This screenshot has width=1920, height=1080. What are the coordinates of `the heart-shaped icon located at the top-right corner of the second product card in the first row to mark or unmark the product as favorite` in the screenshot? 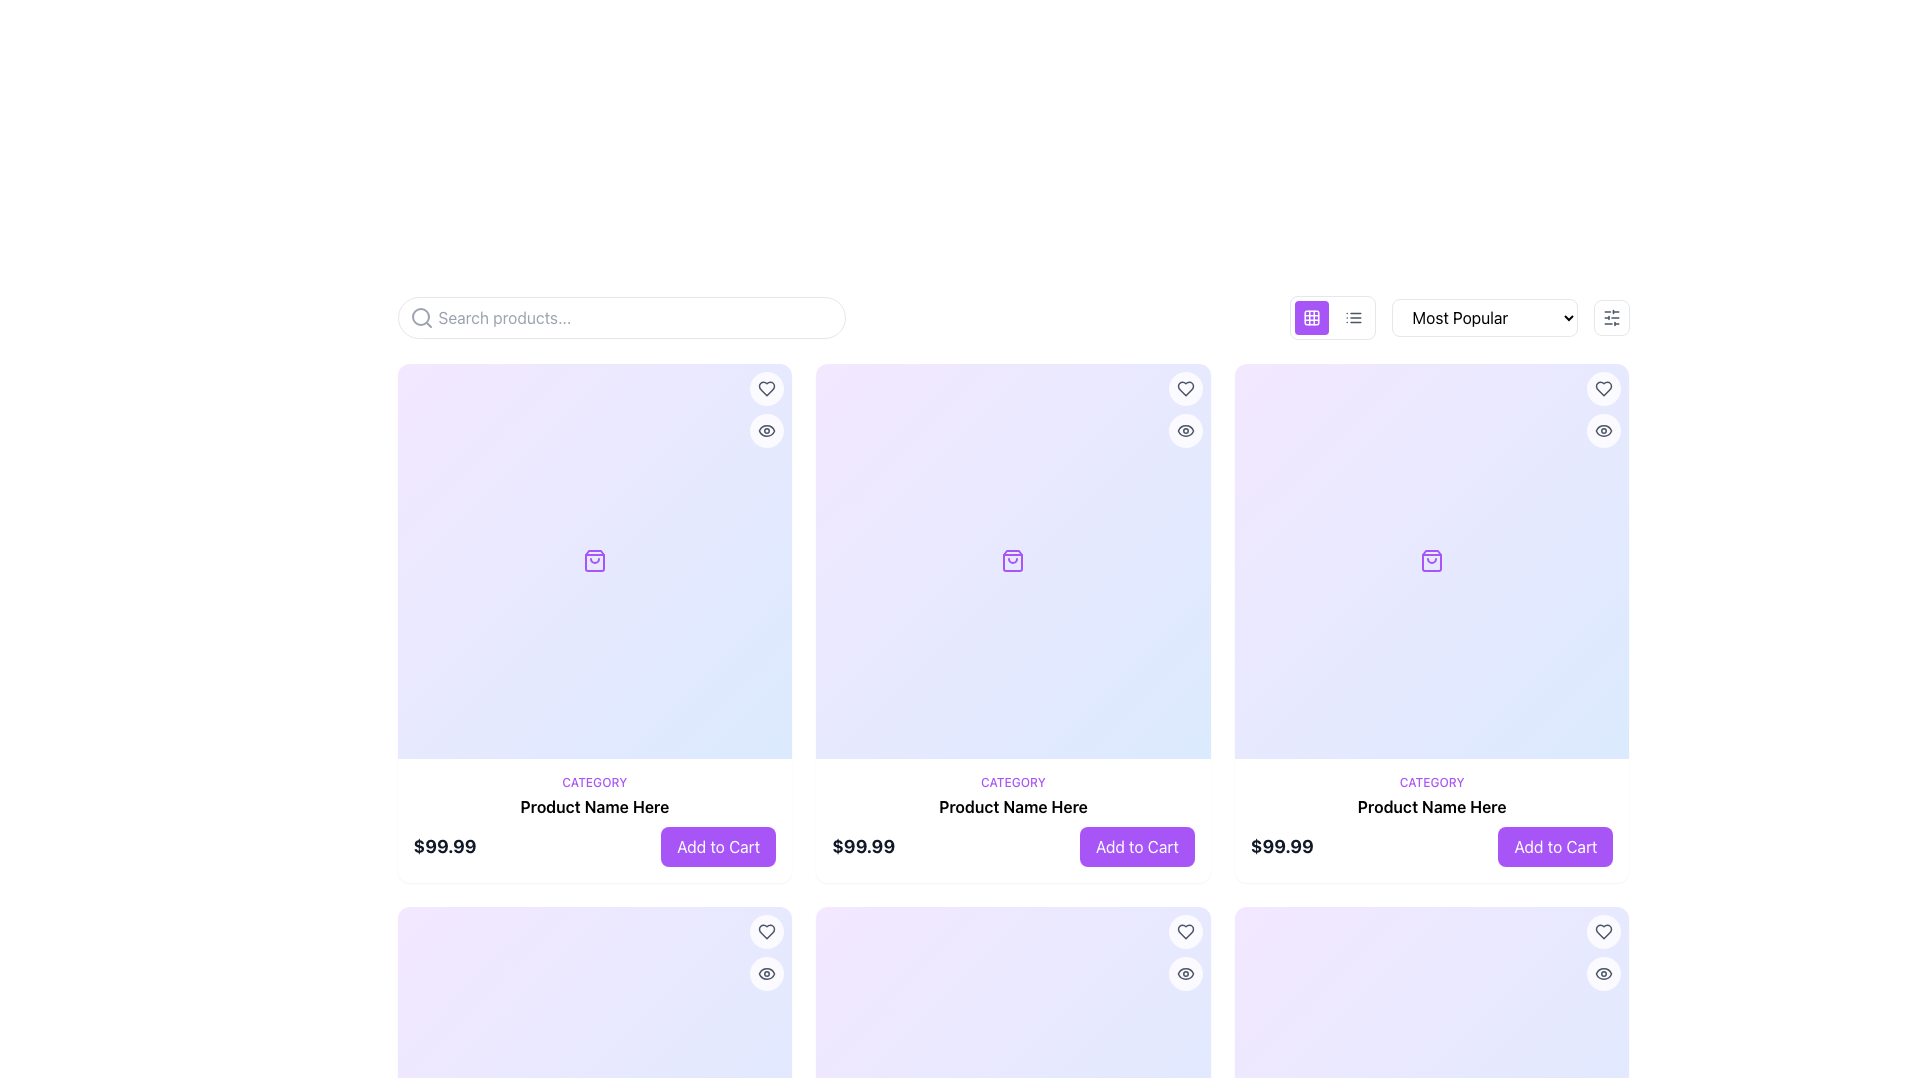 It's located at (1185, 931).